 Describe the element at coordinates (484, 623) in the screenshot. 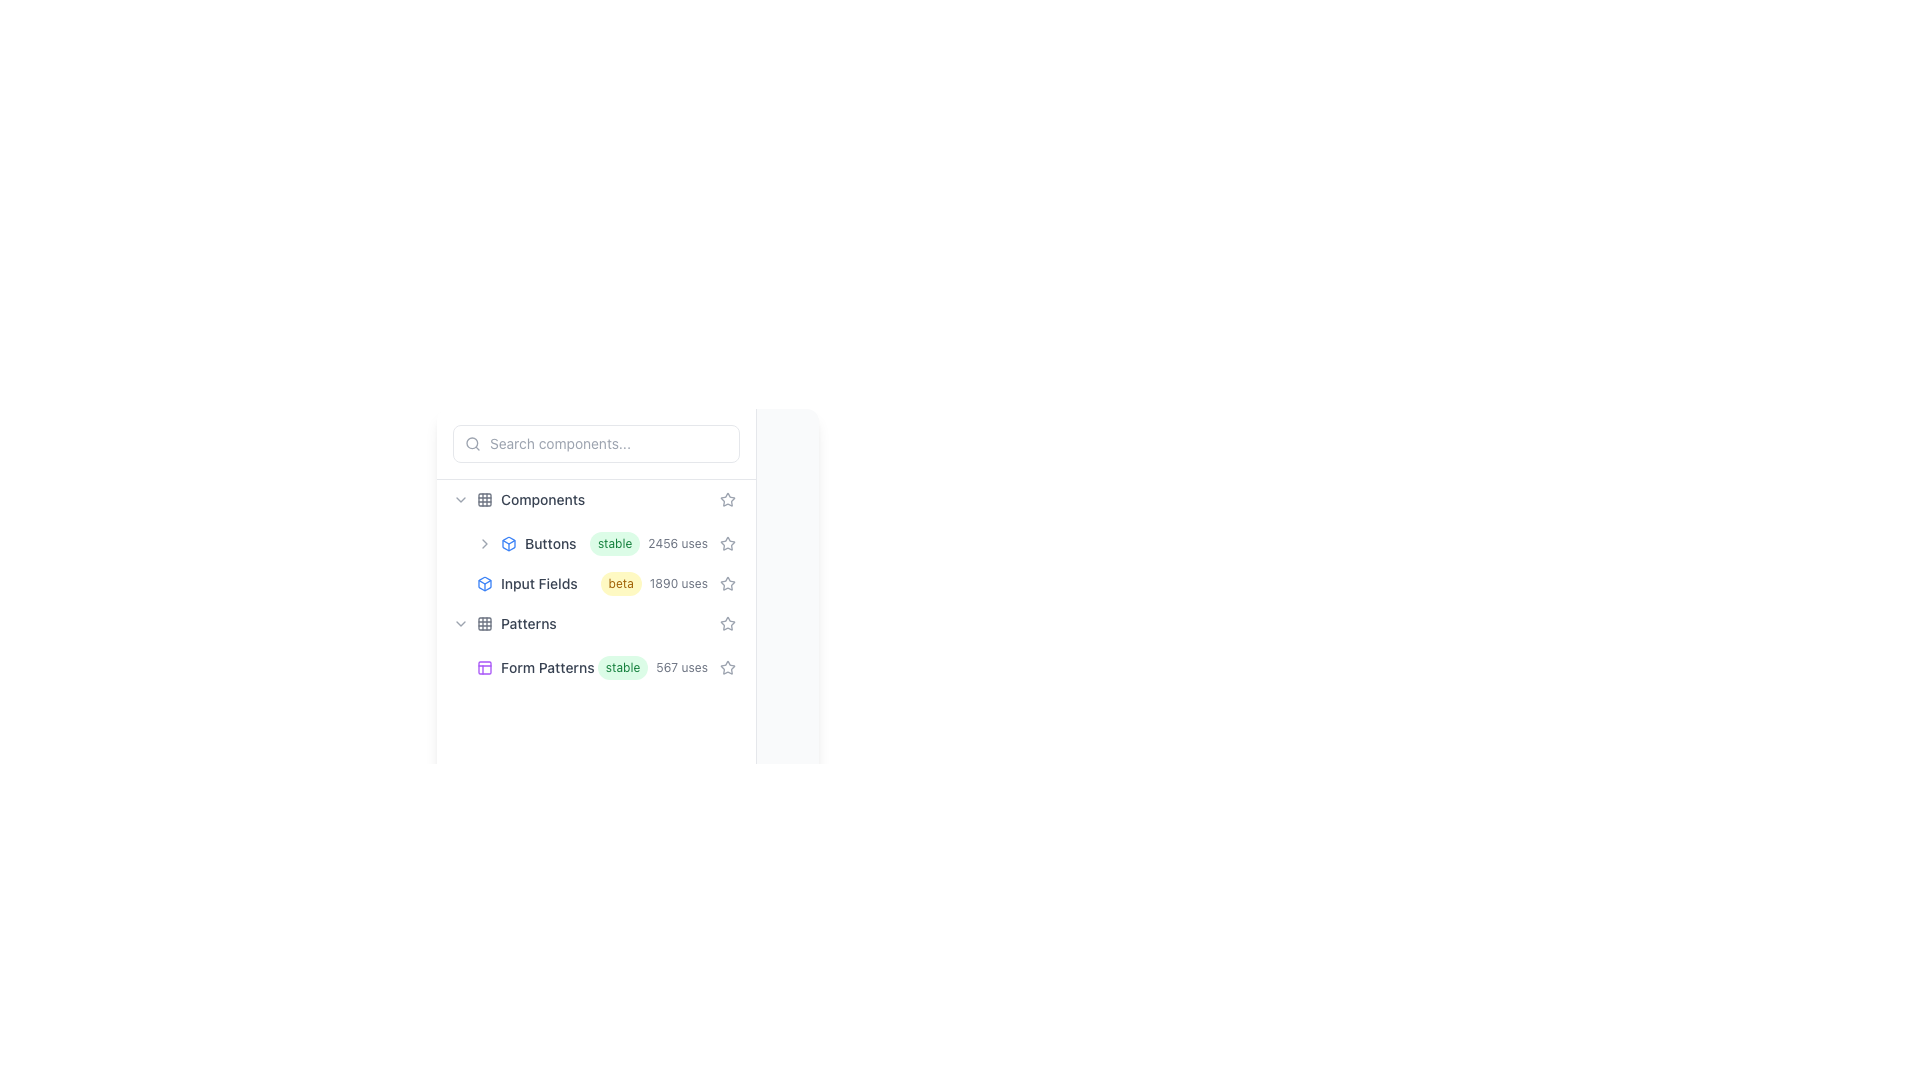

I see `the icon located to the left of the 'Patterns' label in the menu, serving as a visual indicator for the section` at that location.